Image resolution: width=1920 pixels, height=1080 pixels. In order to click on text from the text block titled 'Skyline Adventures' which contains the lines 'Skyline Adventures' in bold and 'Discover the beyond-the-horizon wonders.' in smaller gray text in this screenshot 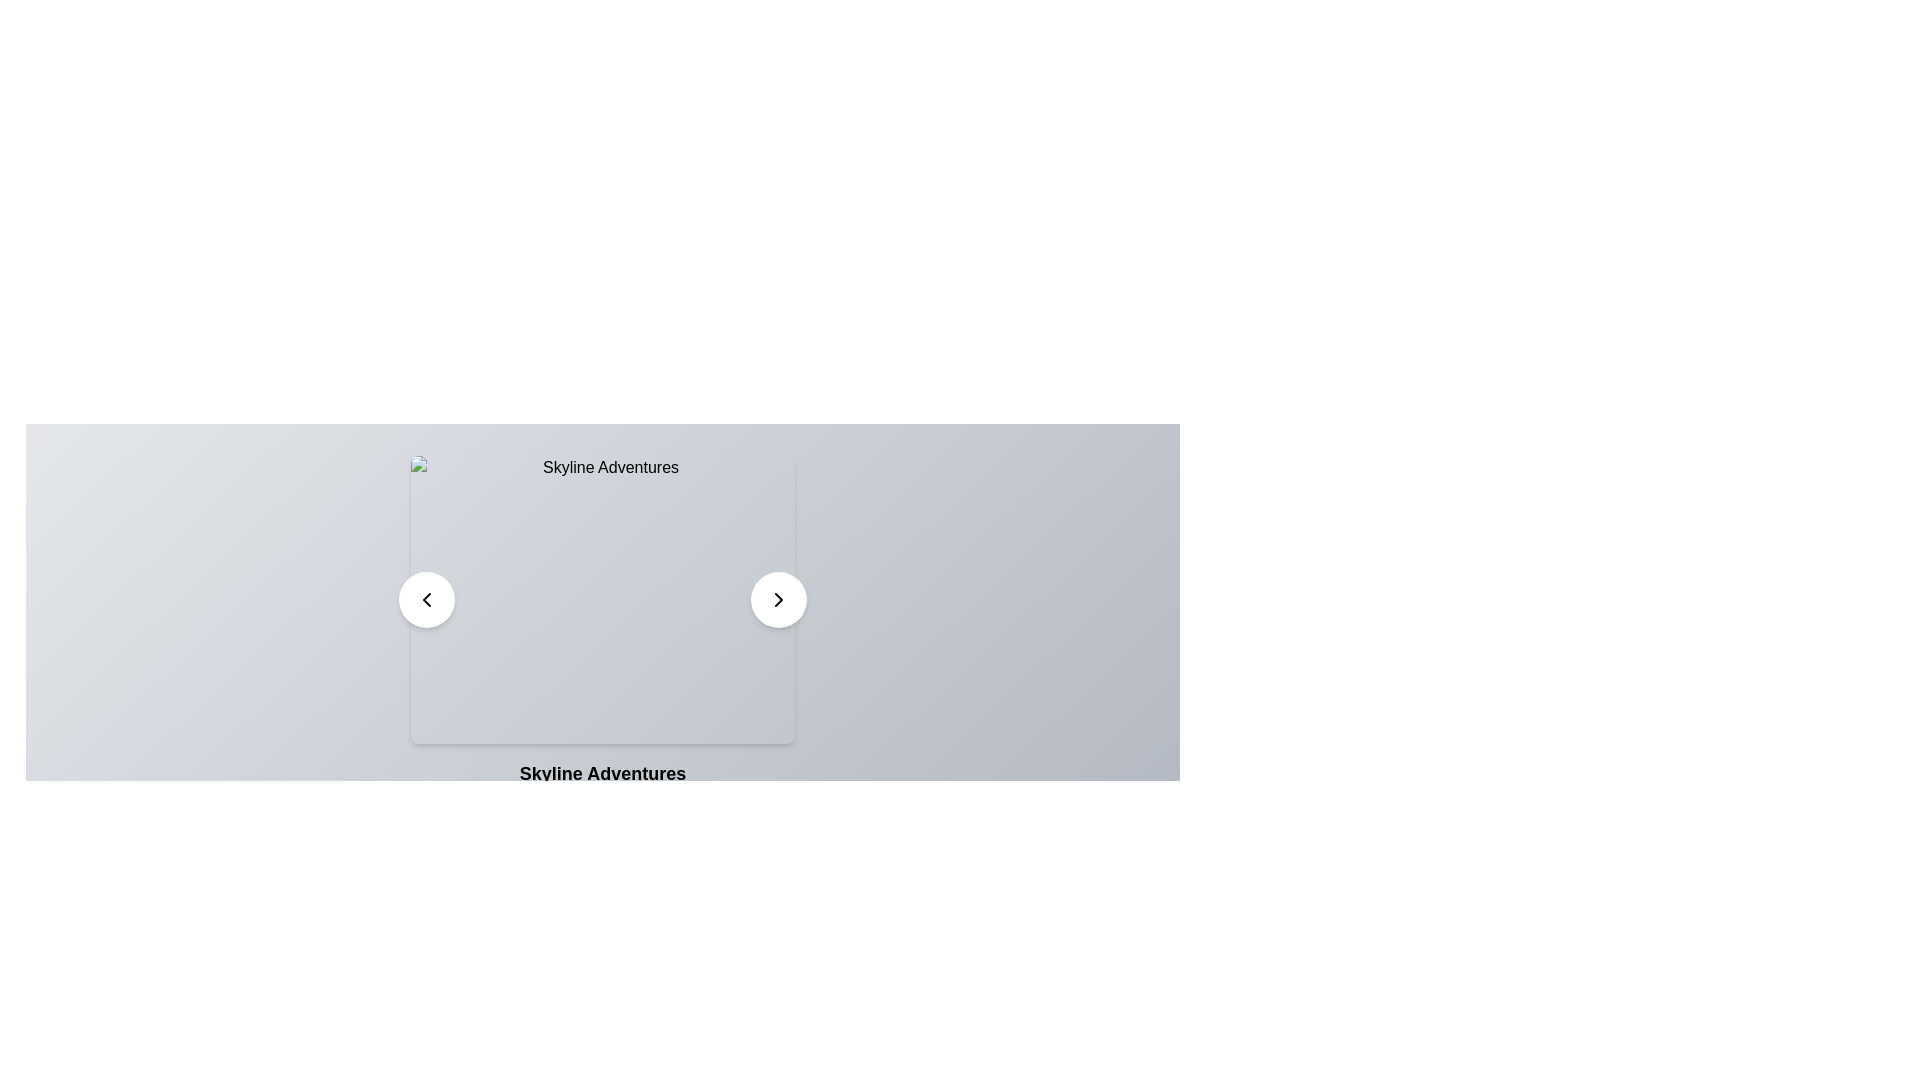, I will do `click(602, 789)`.